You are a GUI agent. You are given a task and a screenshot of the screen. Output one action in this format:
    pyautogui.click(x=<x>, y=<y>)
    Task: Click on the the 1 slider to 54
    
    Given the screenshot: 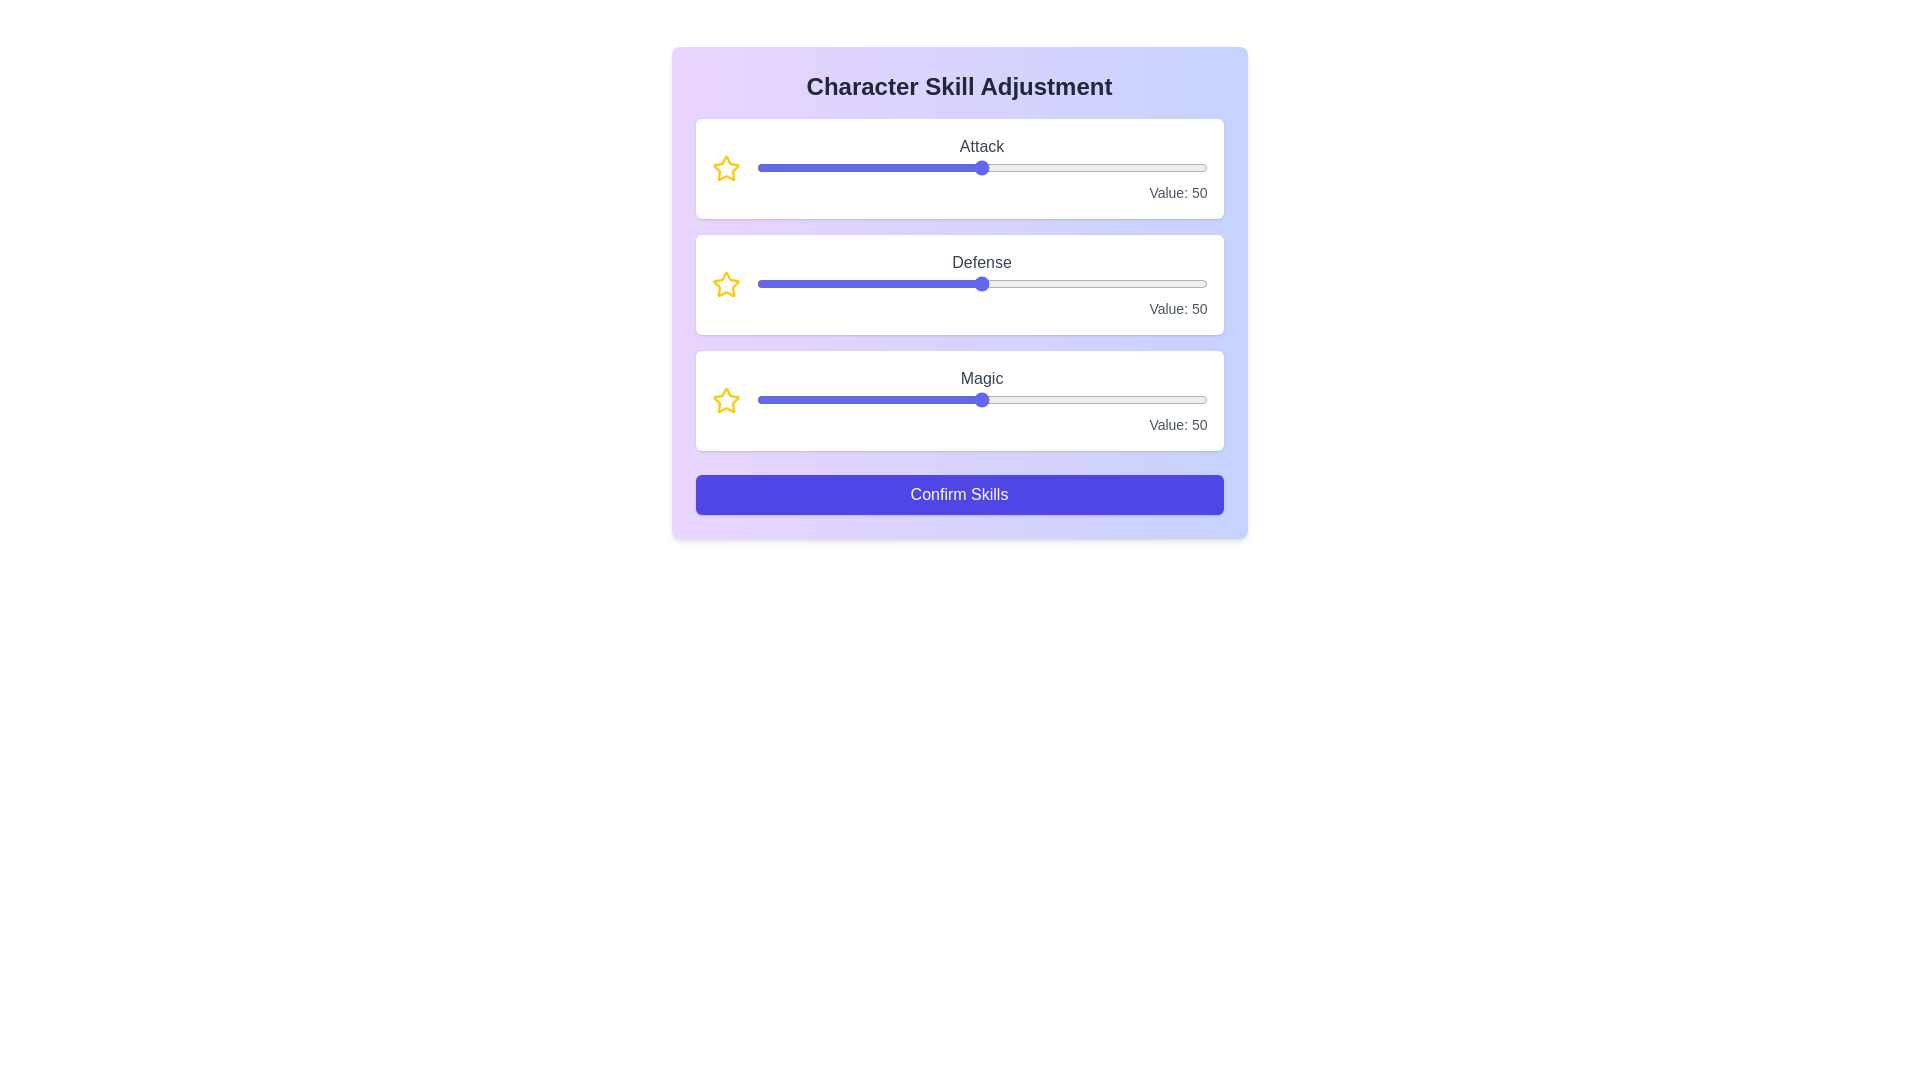 What is the action you would take?
    pyautogui.click(x=1102, y=284)
    